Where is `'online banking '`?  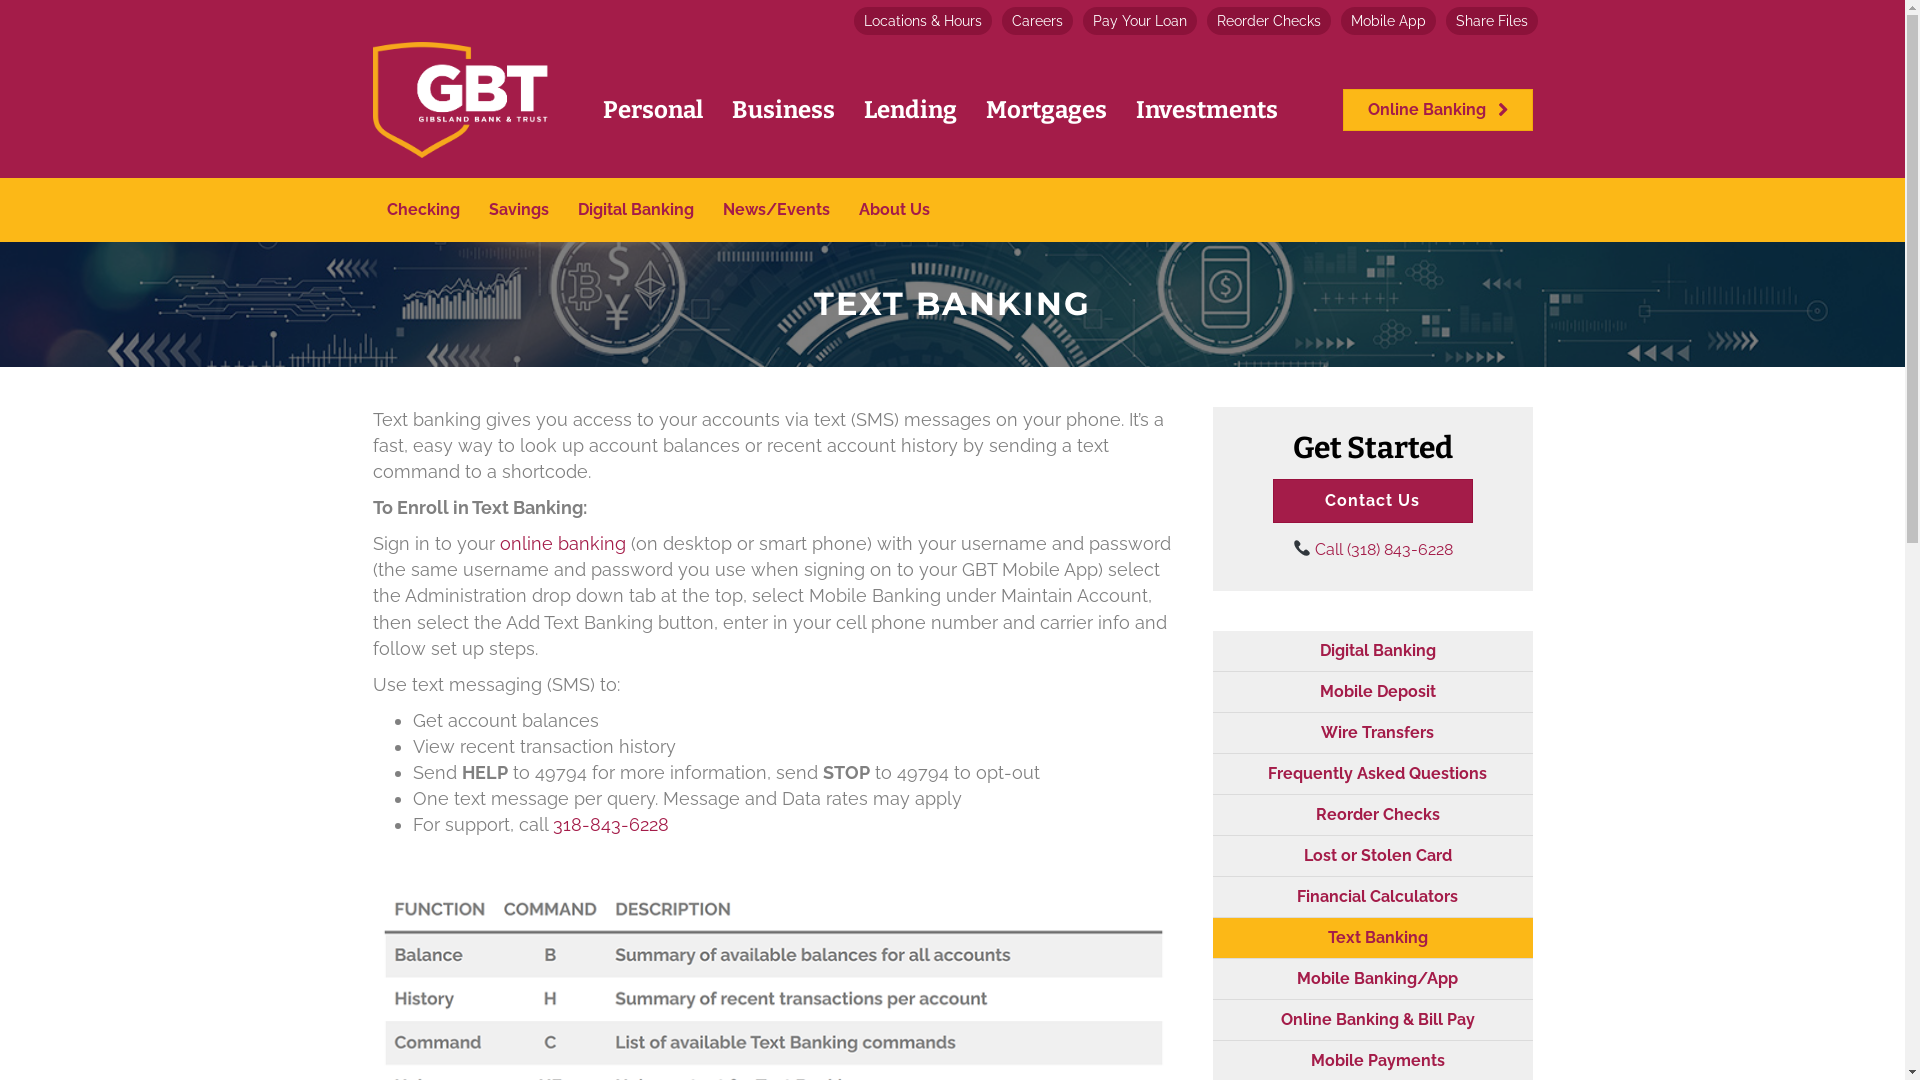
'online banking ' is located at coordinates (499, 543).